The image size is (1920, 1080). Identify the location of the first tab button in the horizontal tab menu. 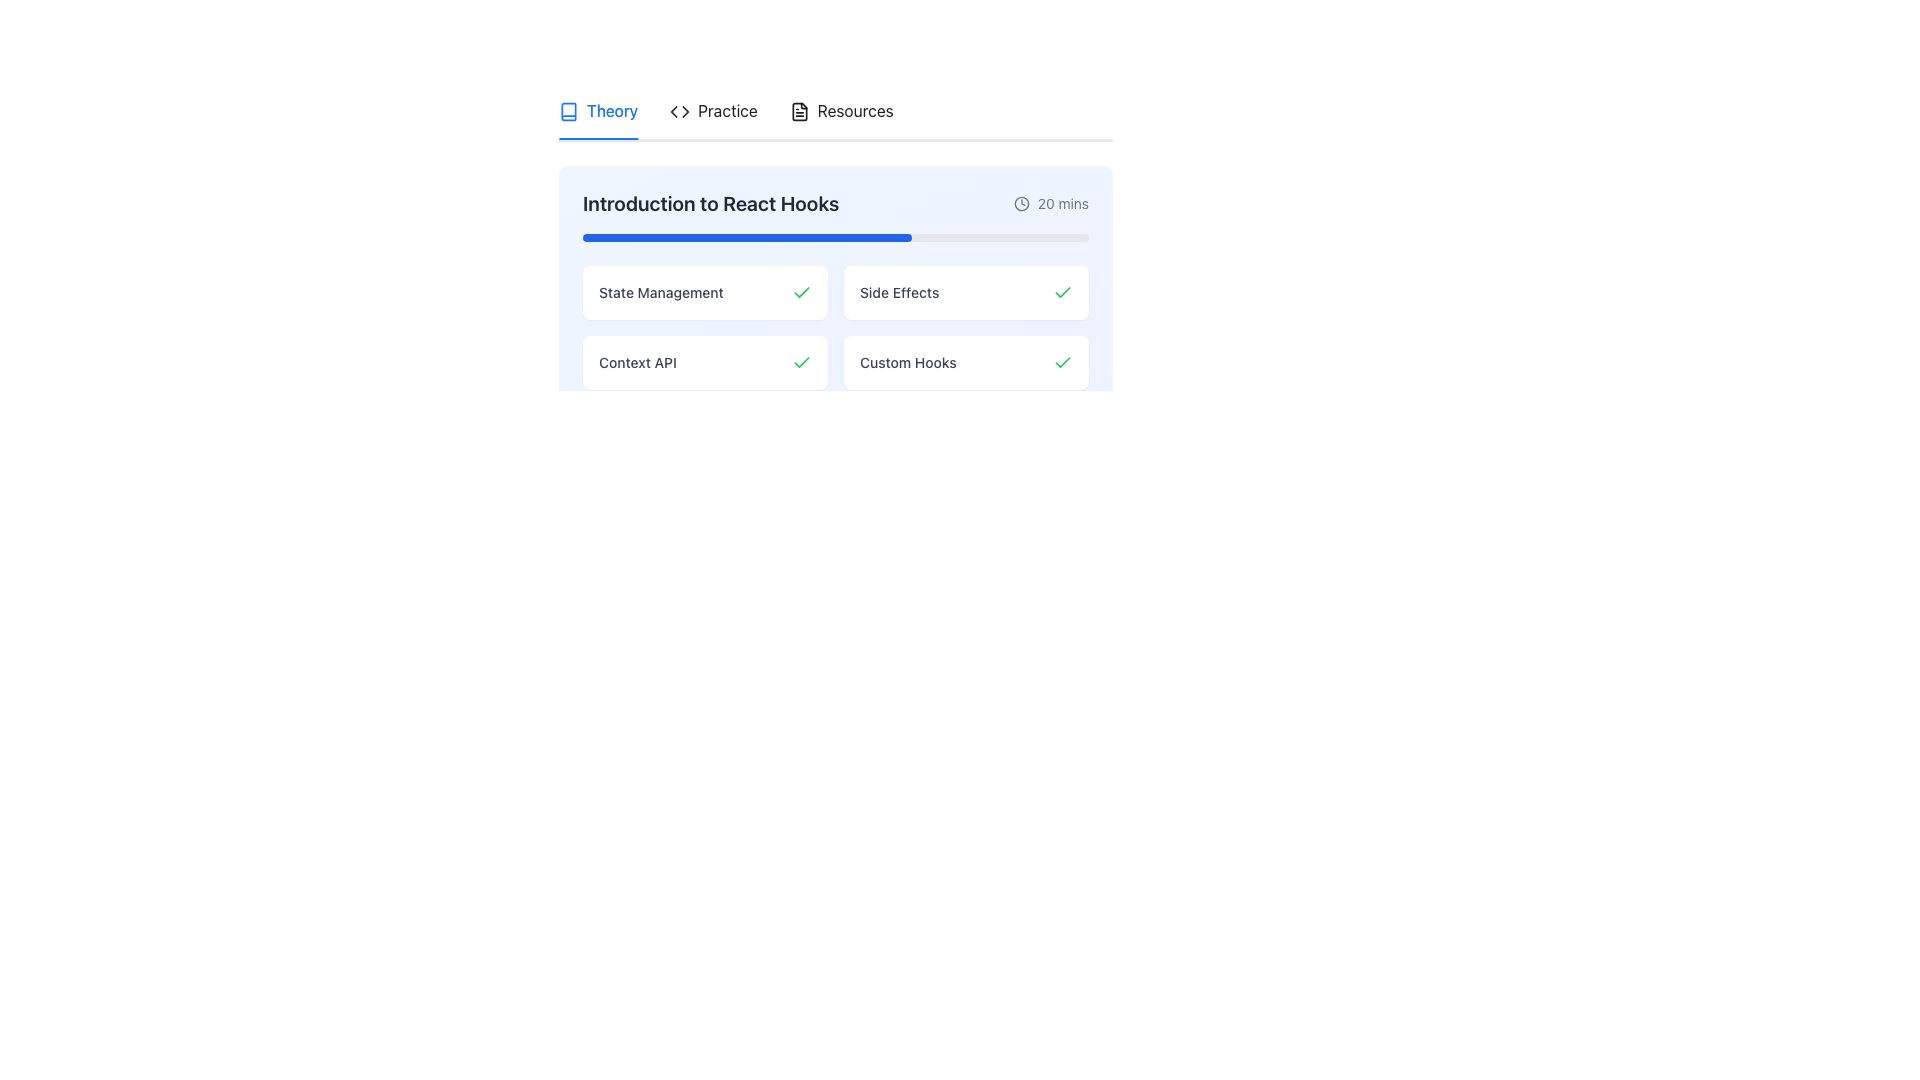
(597, 111).